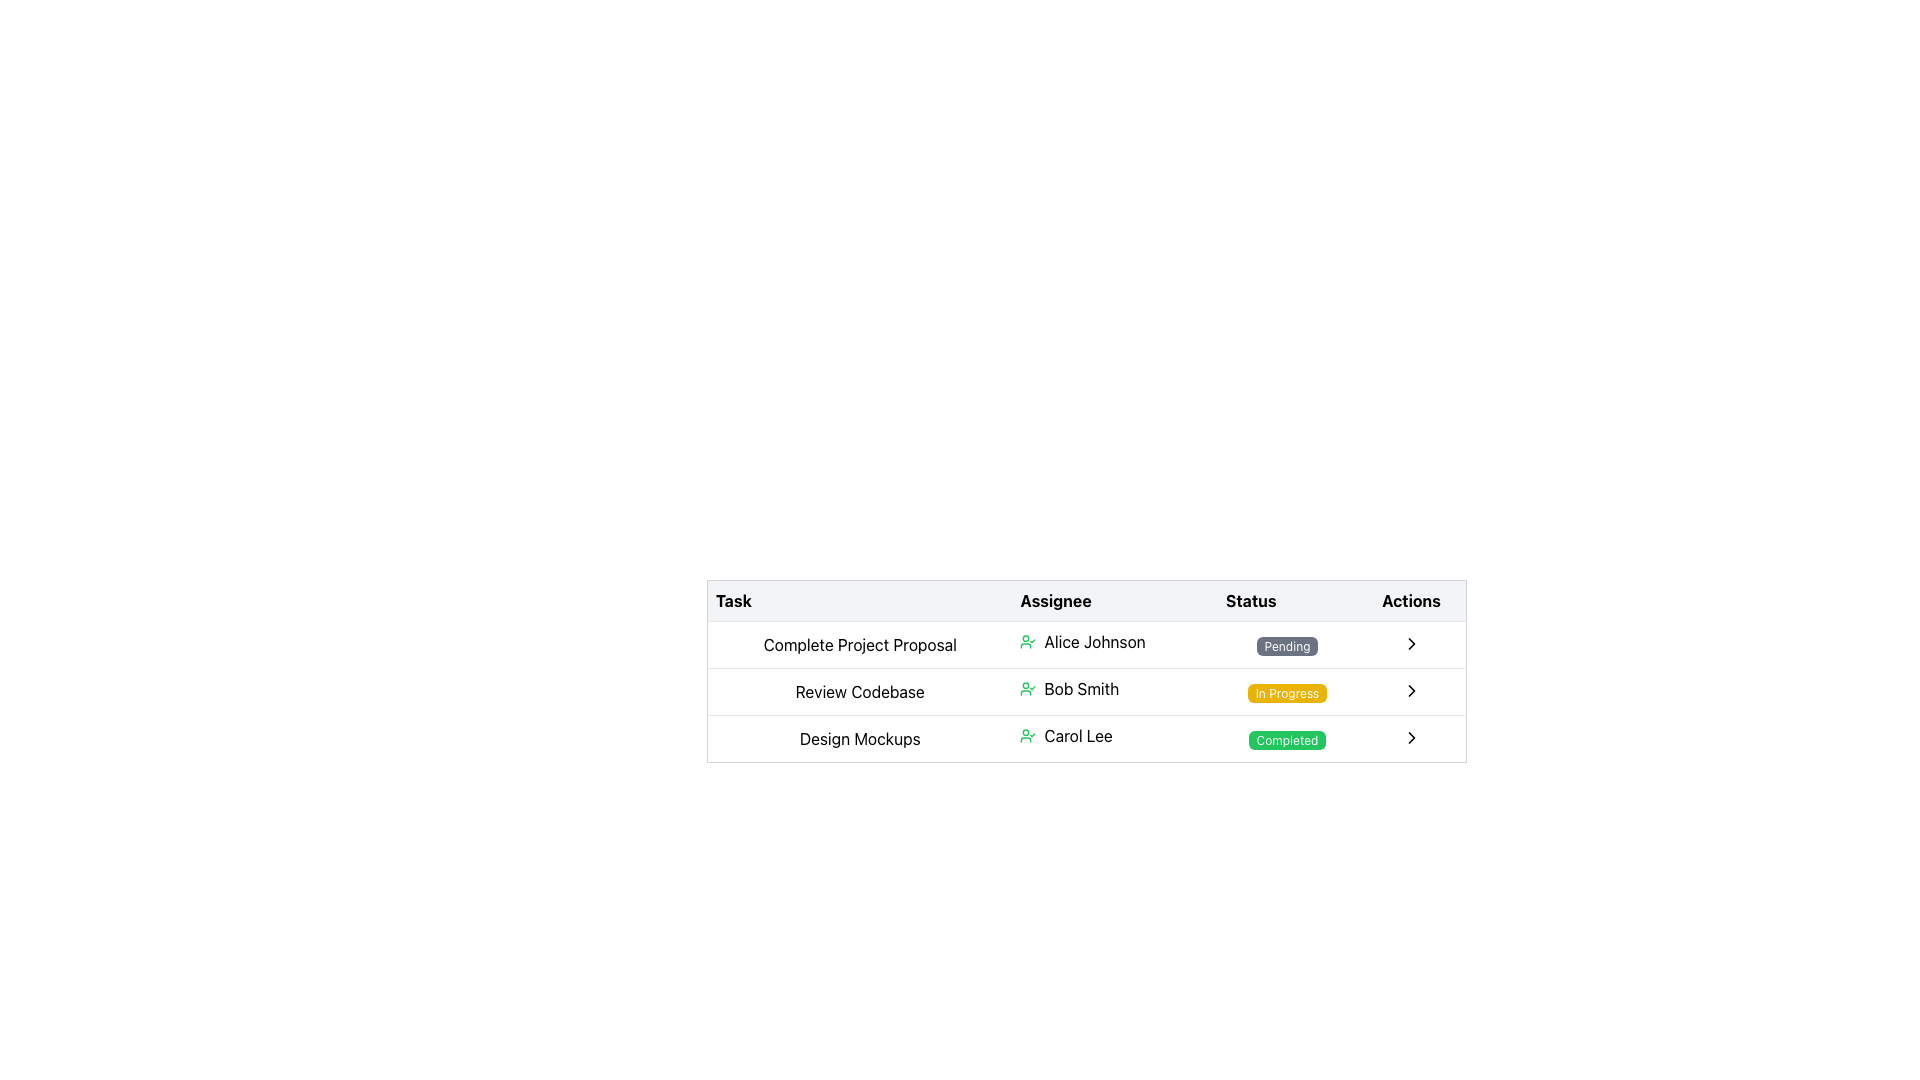 The width and height of the screenshot is (1920, 1080). I want to click on the circular button with a chevron-like icon located in the far-right column under the 'Actions' header for the 'Complete Project Proposal' row, so click(1410, 644).